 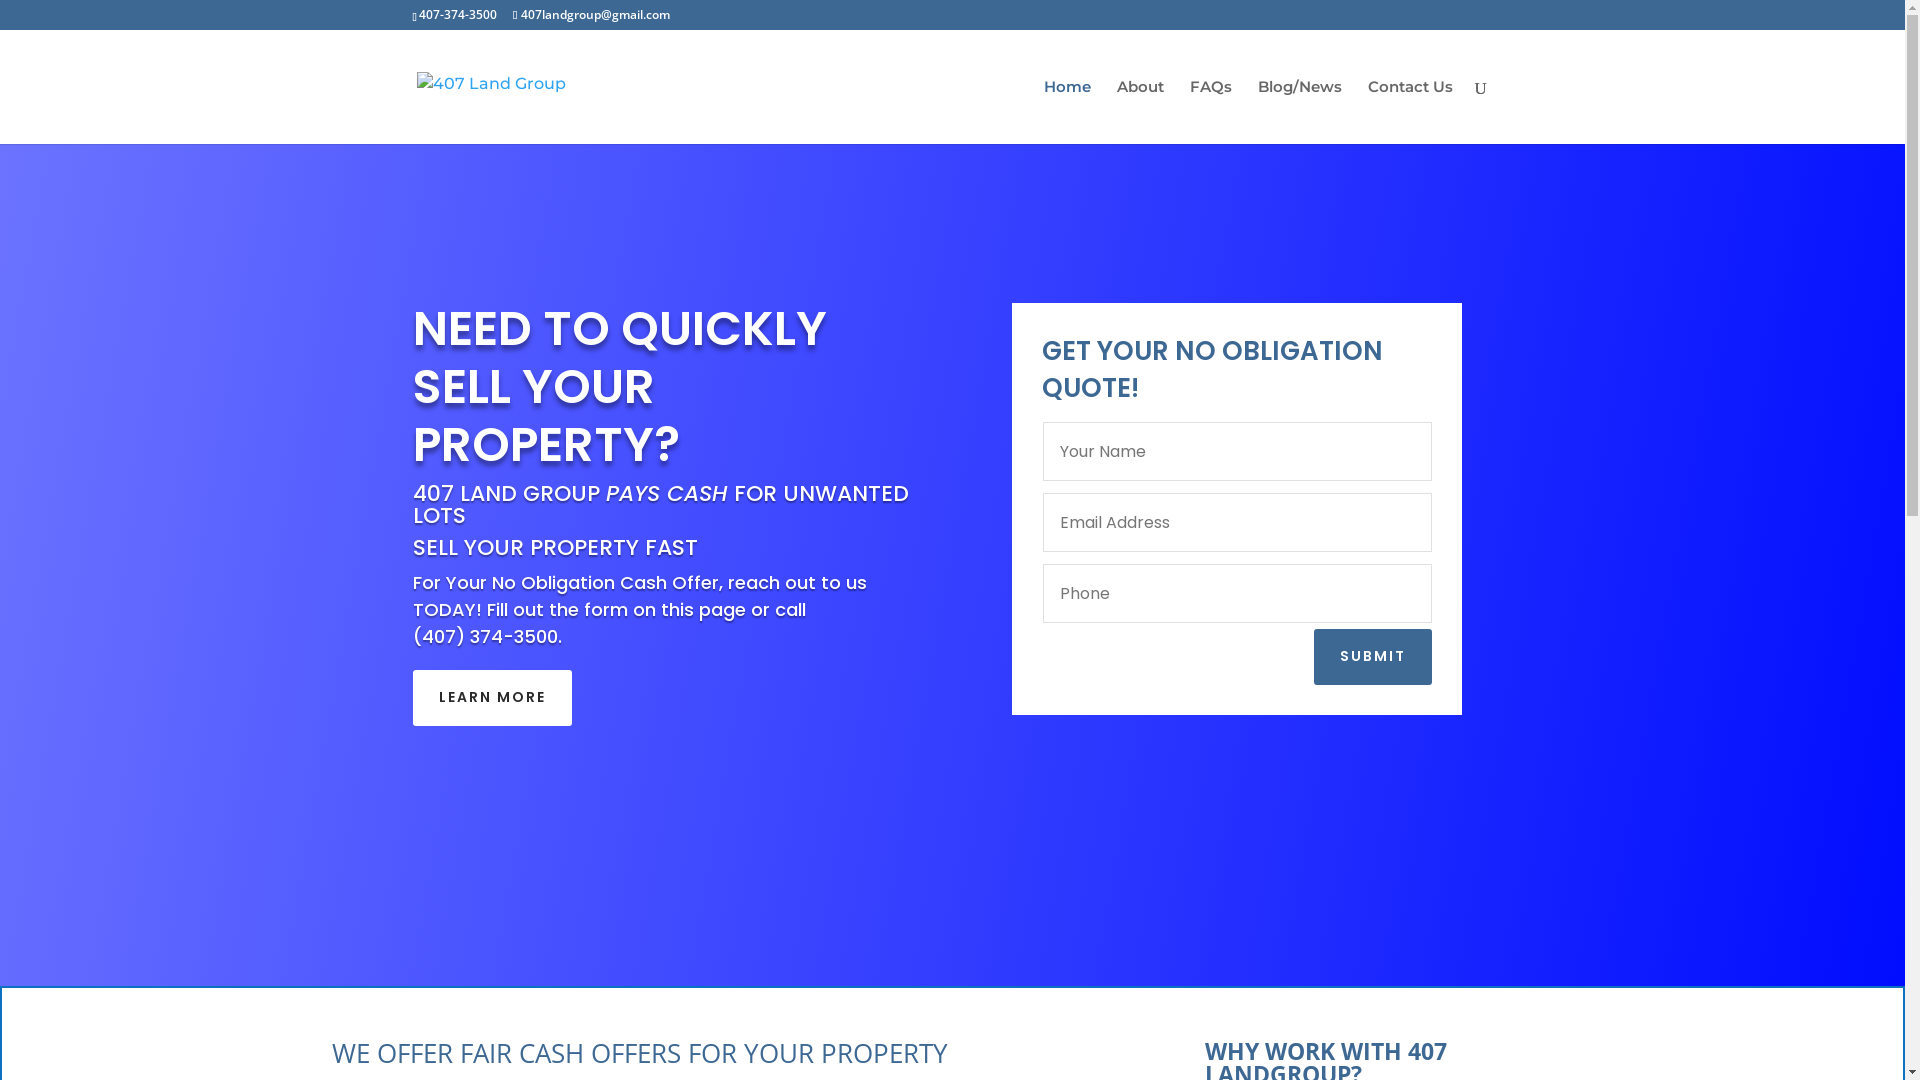 What do you see at coordinates (1139, 111) in the screenshot?
I see `'About'` at bounding box center [1139, 111].